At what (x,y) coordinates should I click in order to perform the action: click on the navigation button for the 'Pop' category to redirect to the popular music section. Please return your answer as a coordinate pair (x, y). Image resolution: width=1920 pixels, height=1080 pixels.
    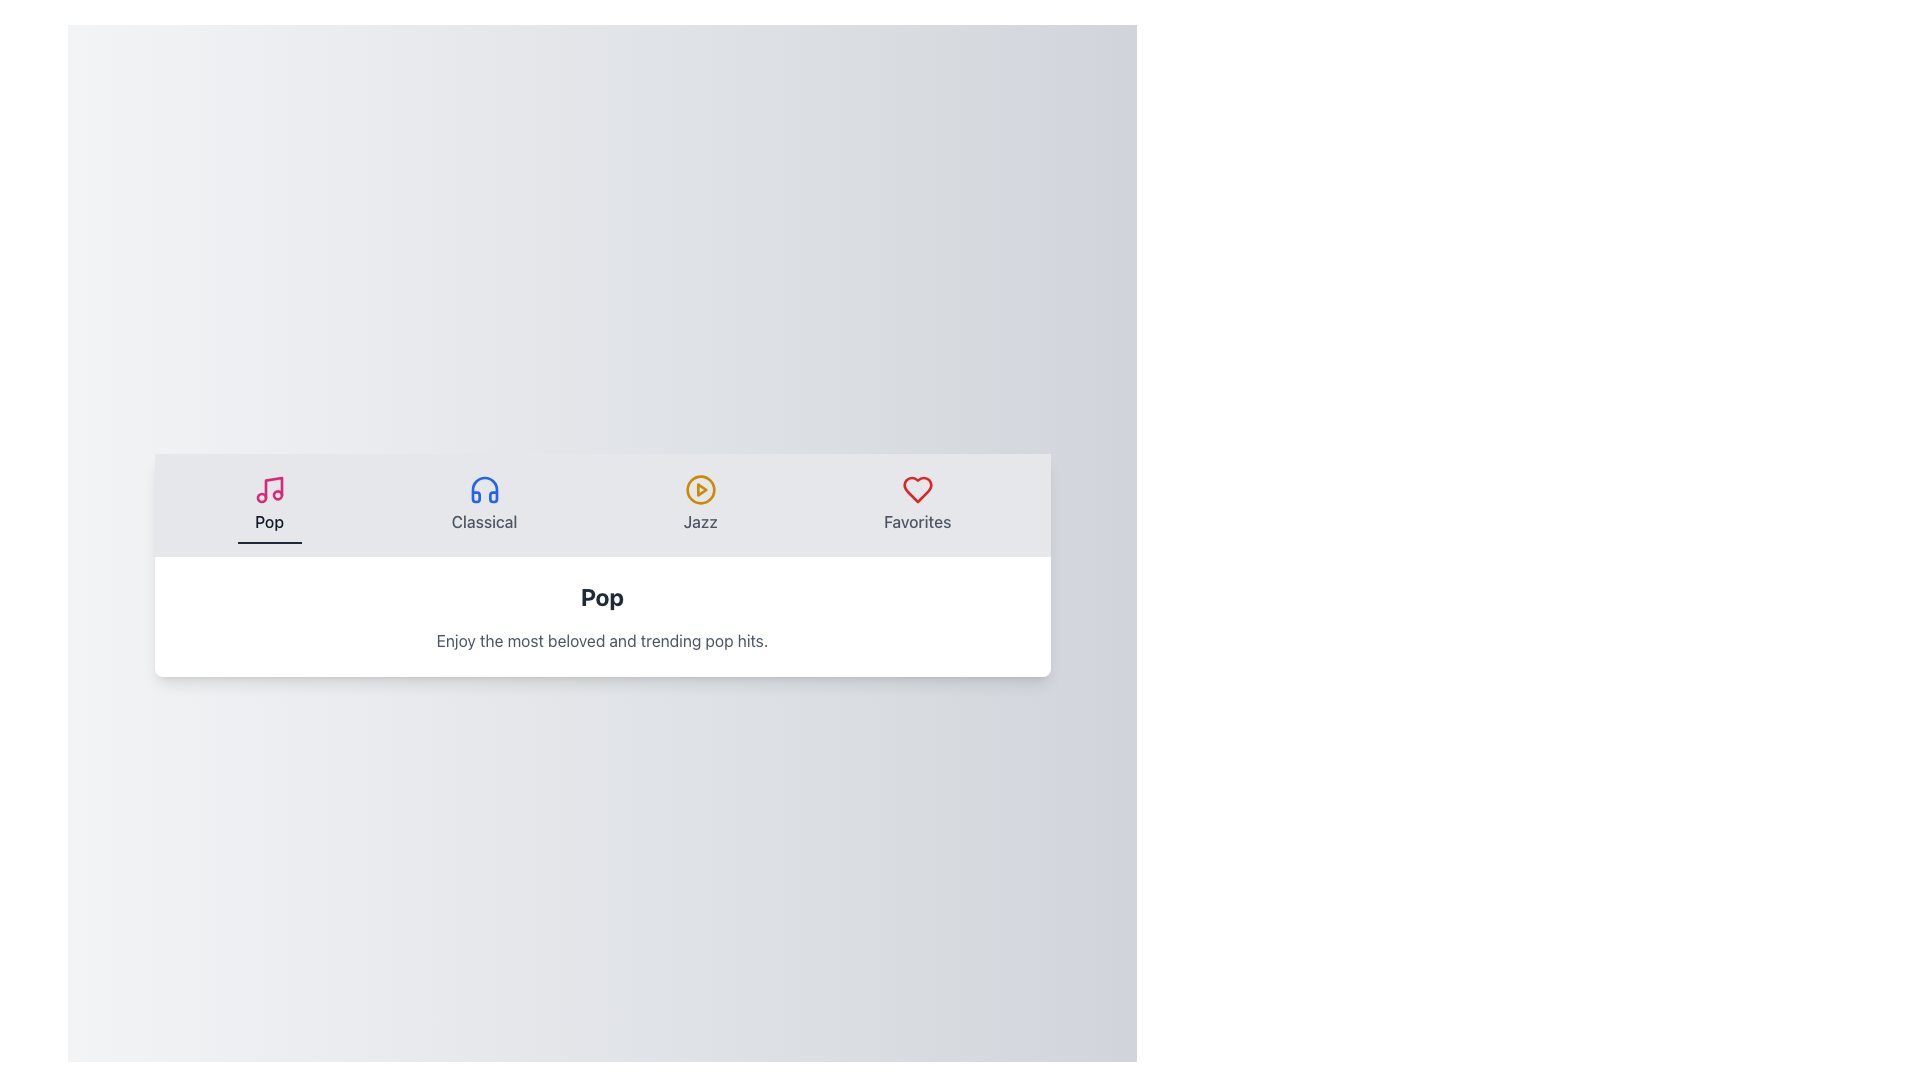
    Looking at the image, I should click on (268, 503).